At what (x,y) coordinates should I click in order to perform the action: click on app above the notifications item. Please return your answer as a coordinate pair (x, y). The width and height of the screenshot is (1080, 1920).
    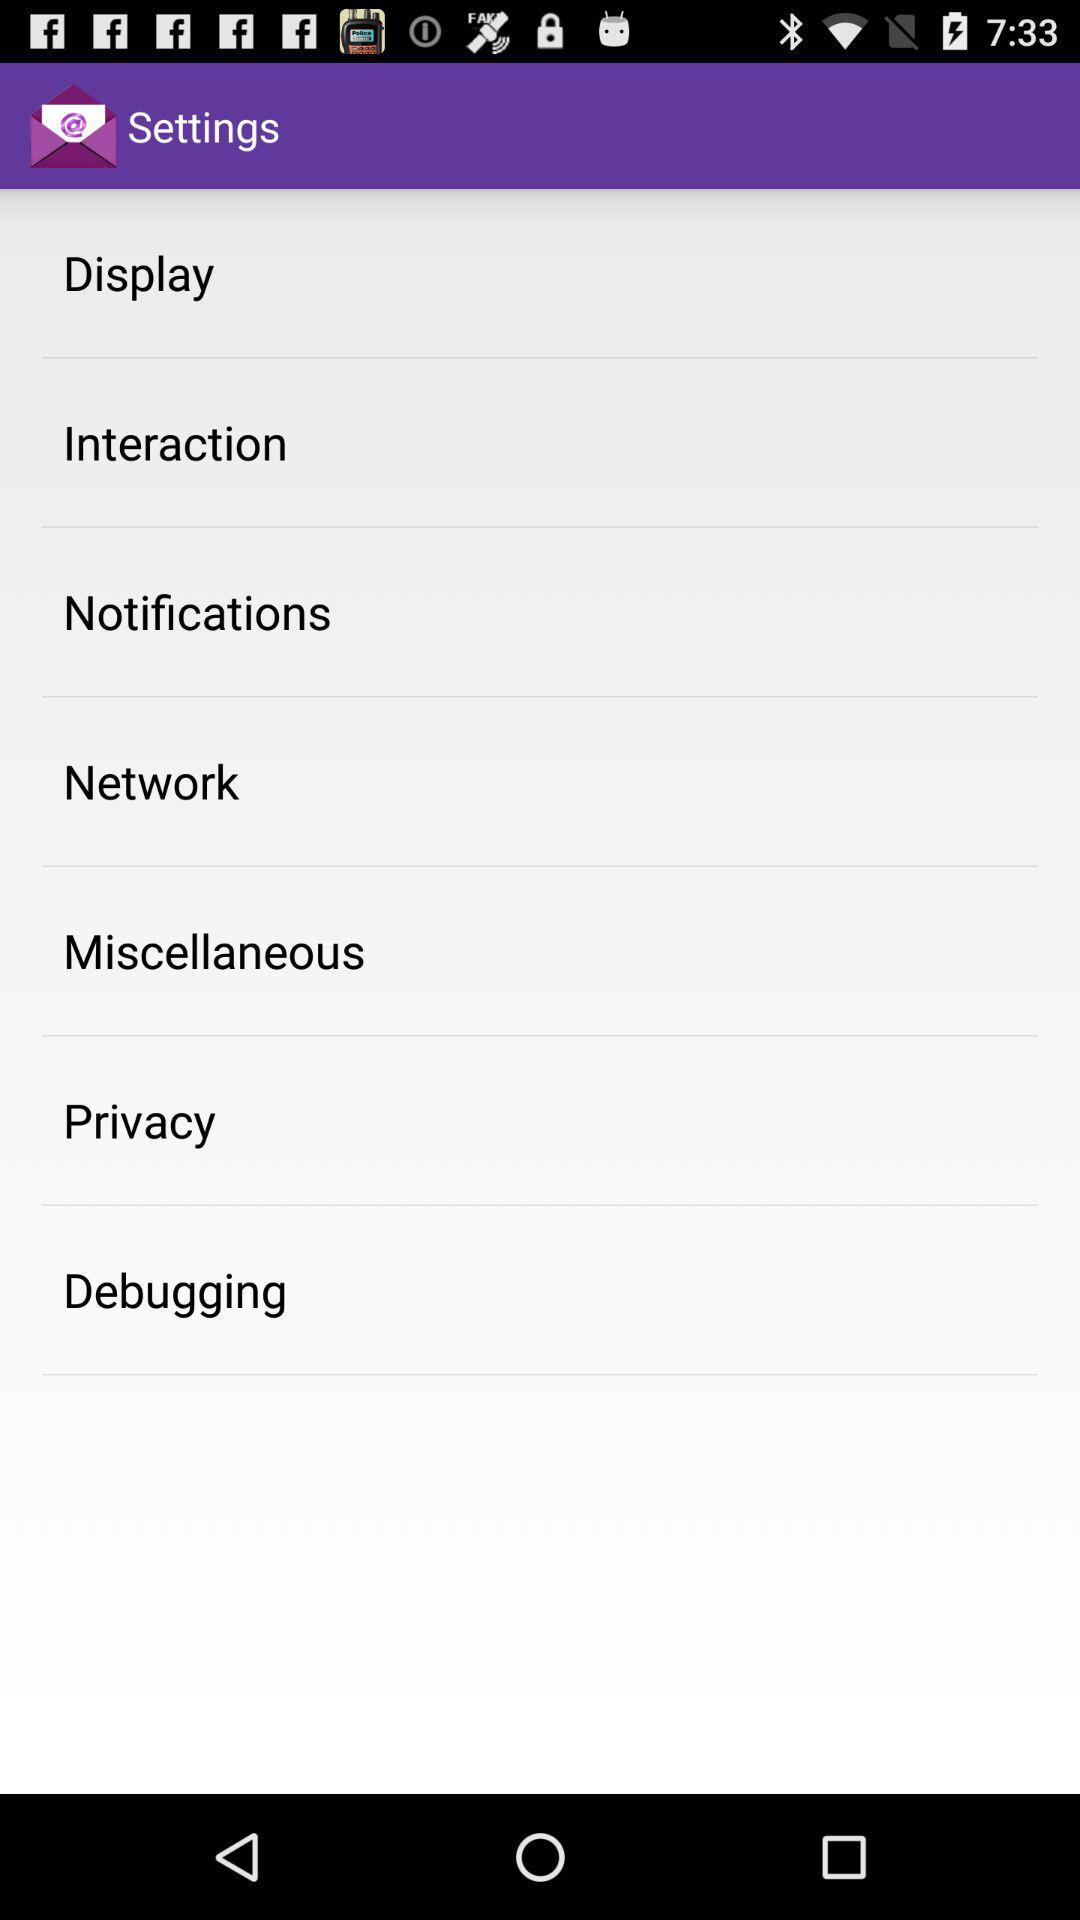
    Looking at the image, I should click on (174, 441).